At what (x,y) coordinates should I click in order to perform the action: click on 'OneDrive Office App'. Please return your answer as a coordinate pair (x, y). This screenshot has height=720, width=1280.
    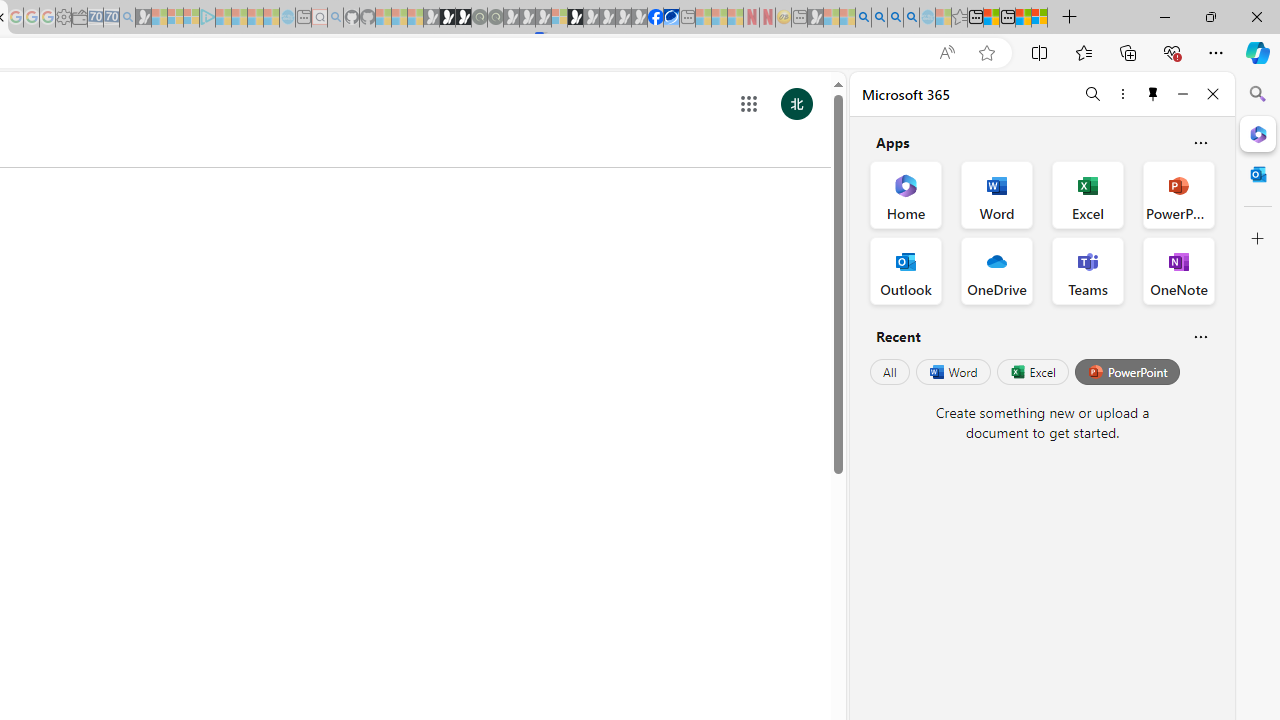
    Looking at the image, I should click on (997, 271).